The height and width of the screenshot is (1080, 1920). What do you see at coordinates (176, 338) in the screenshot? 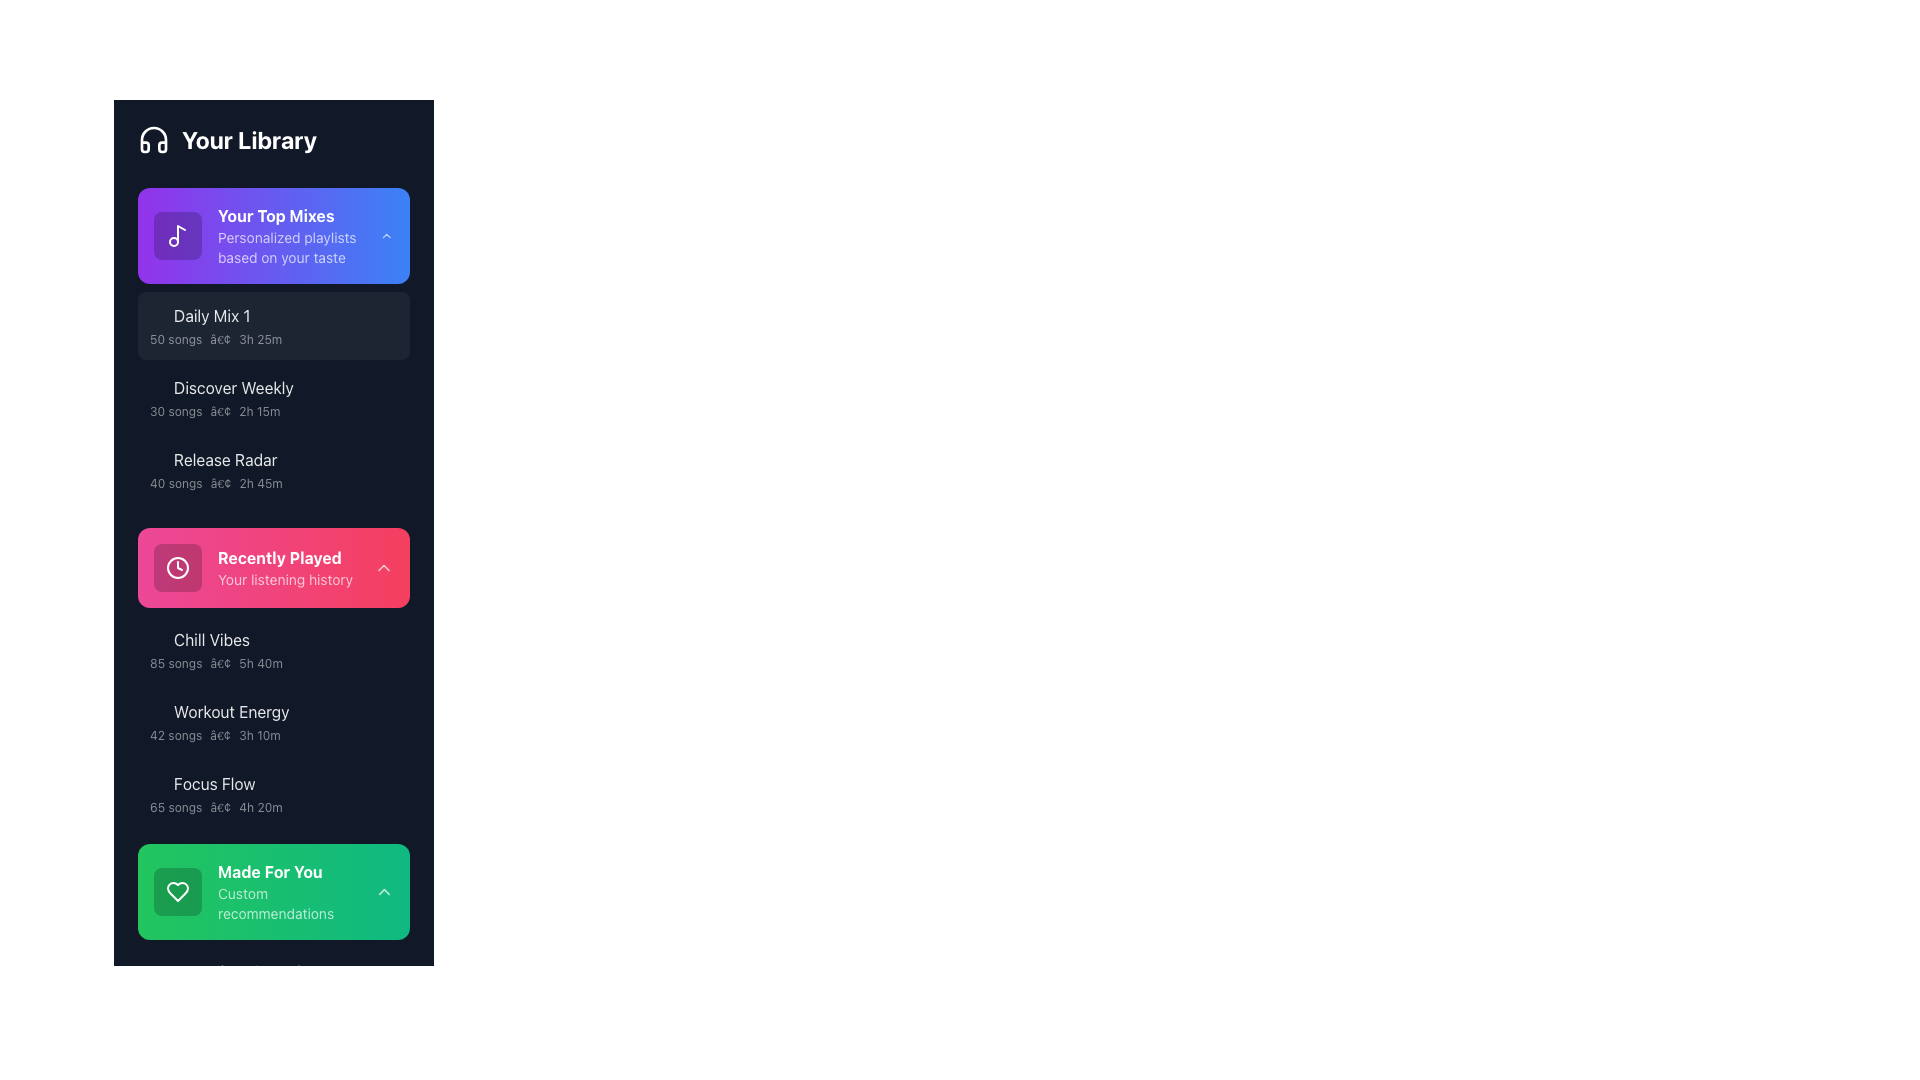
I see `the static text label indicating the number of songs in the playlist, which is positioned before the separator and the text '3h 25m', located below the 'Daily Mix 1' heading` at bounding box center [176, 338].